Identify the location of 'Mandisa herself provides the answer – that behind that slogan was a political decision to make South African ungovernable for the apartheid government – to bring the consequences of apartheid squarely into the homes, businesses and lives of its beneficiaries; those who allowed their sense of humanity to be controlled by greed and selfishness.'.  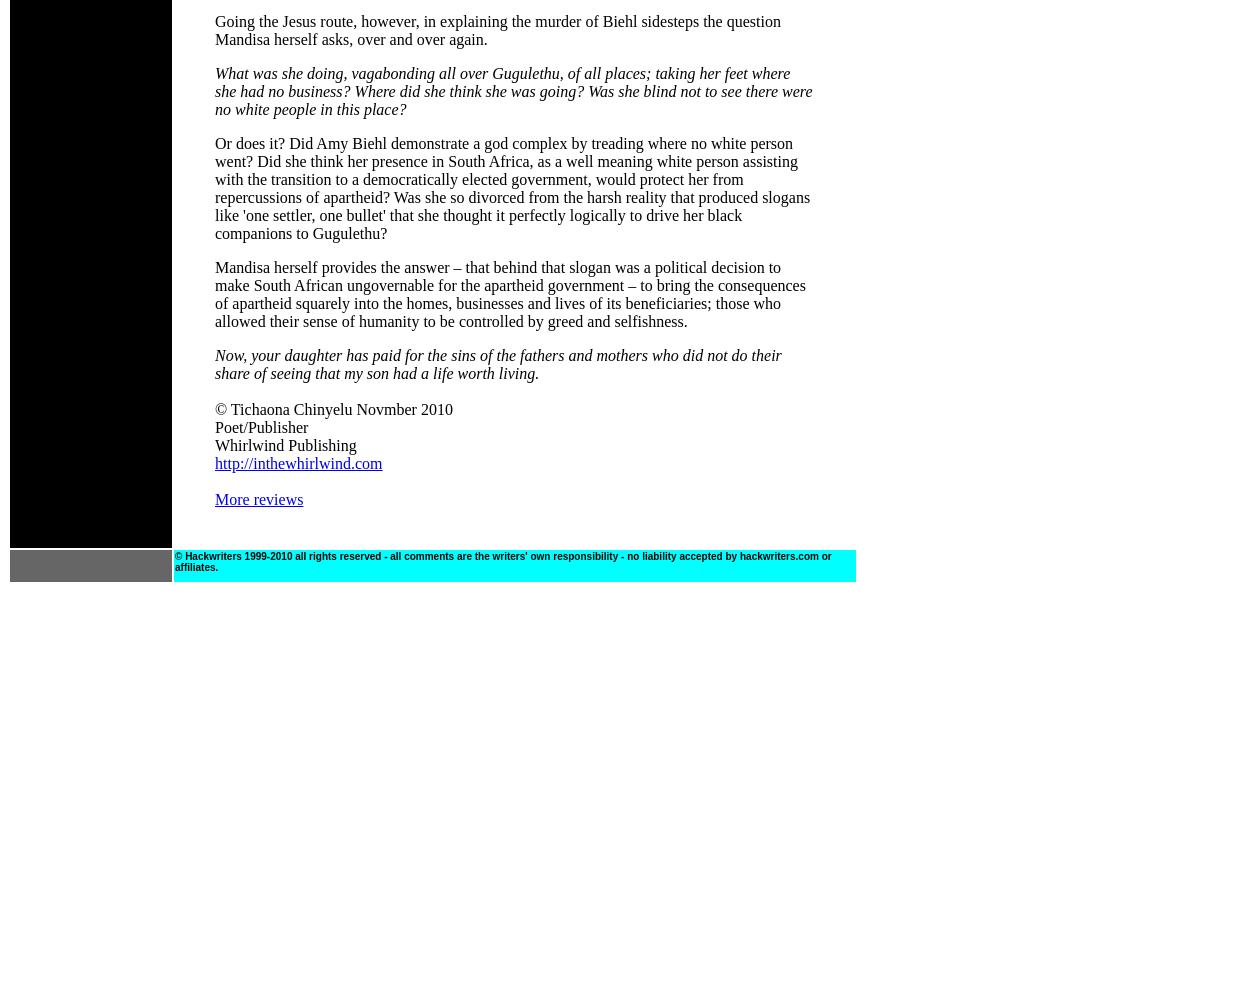
(509, 294).